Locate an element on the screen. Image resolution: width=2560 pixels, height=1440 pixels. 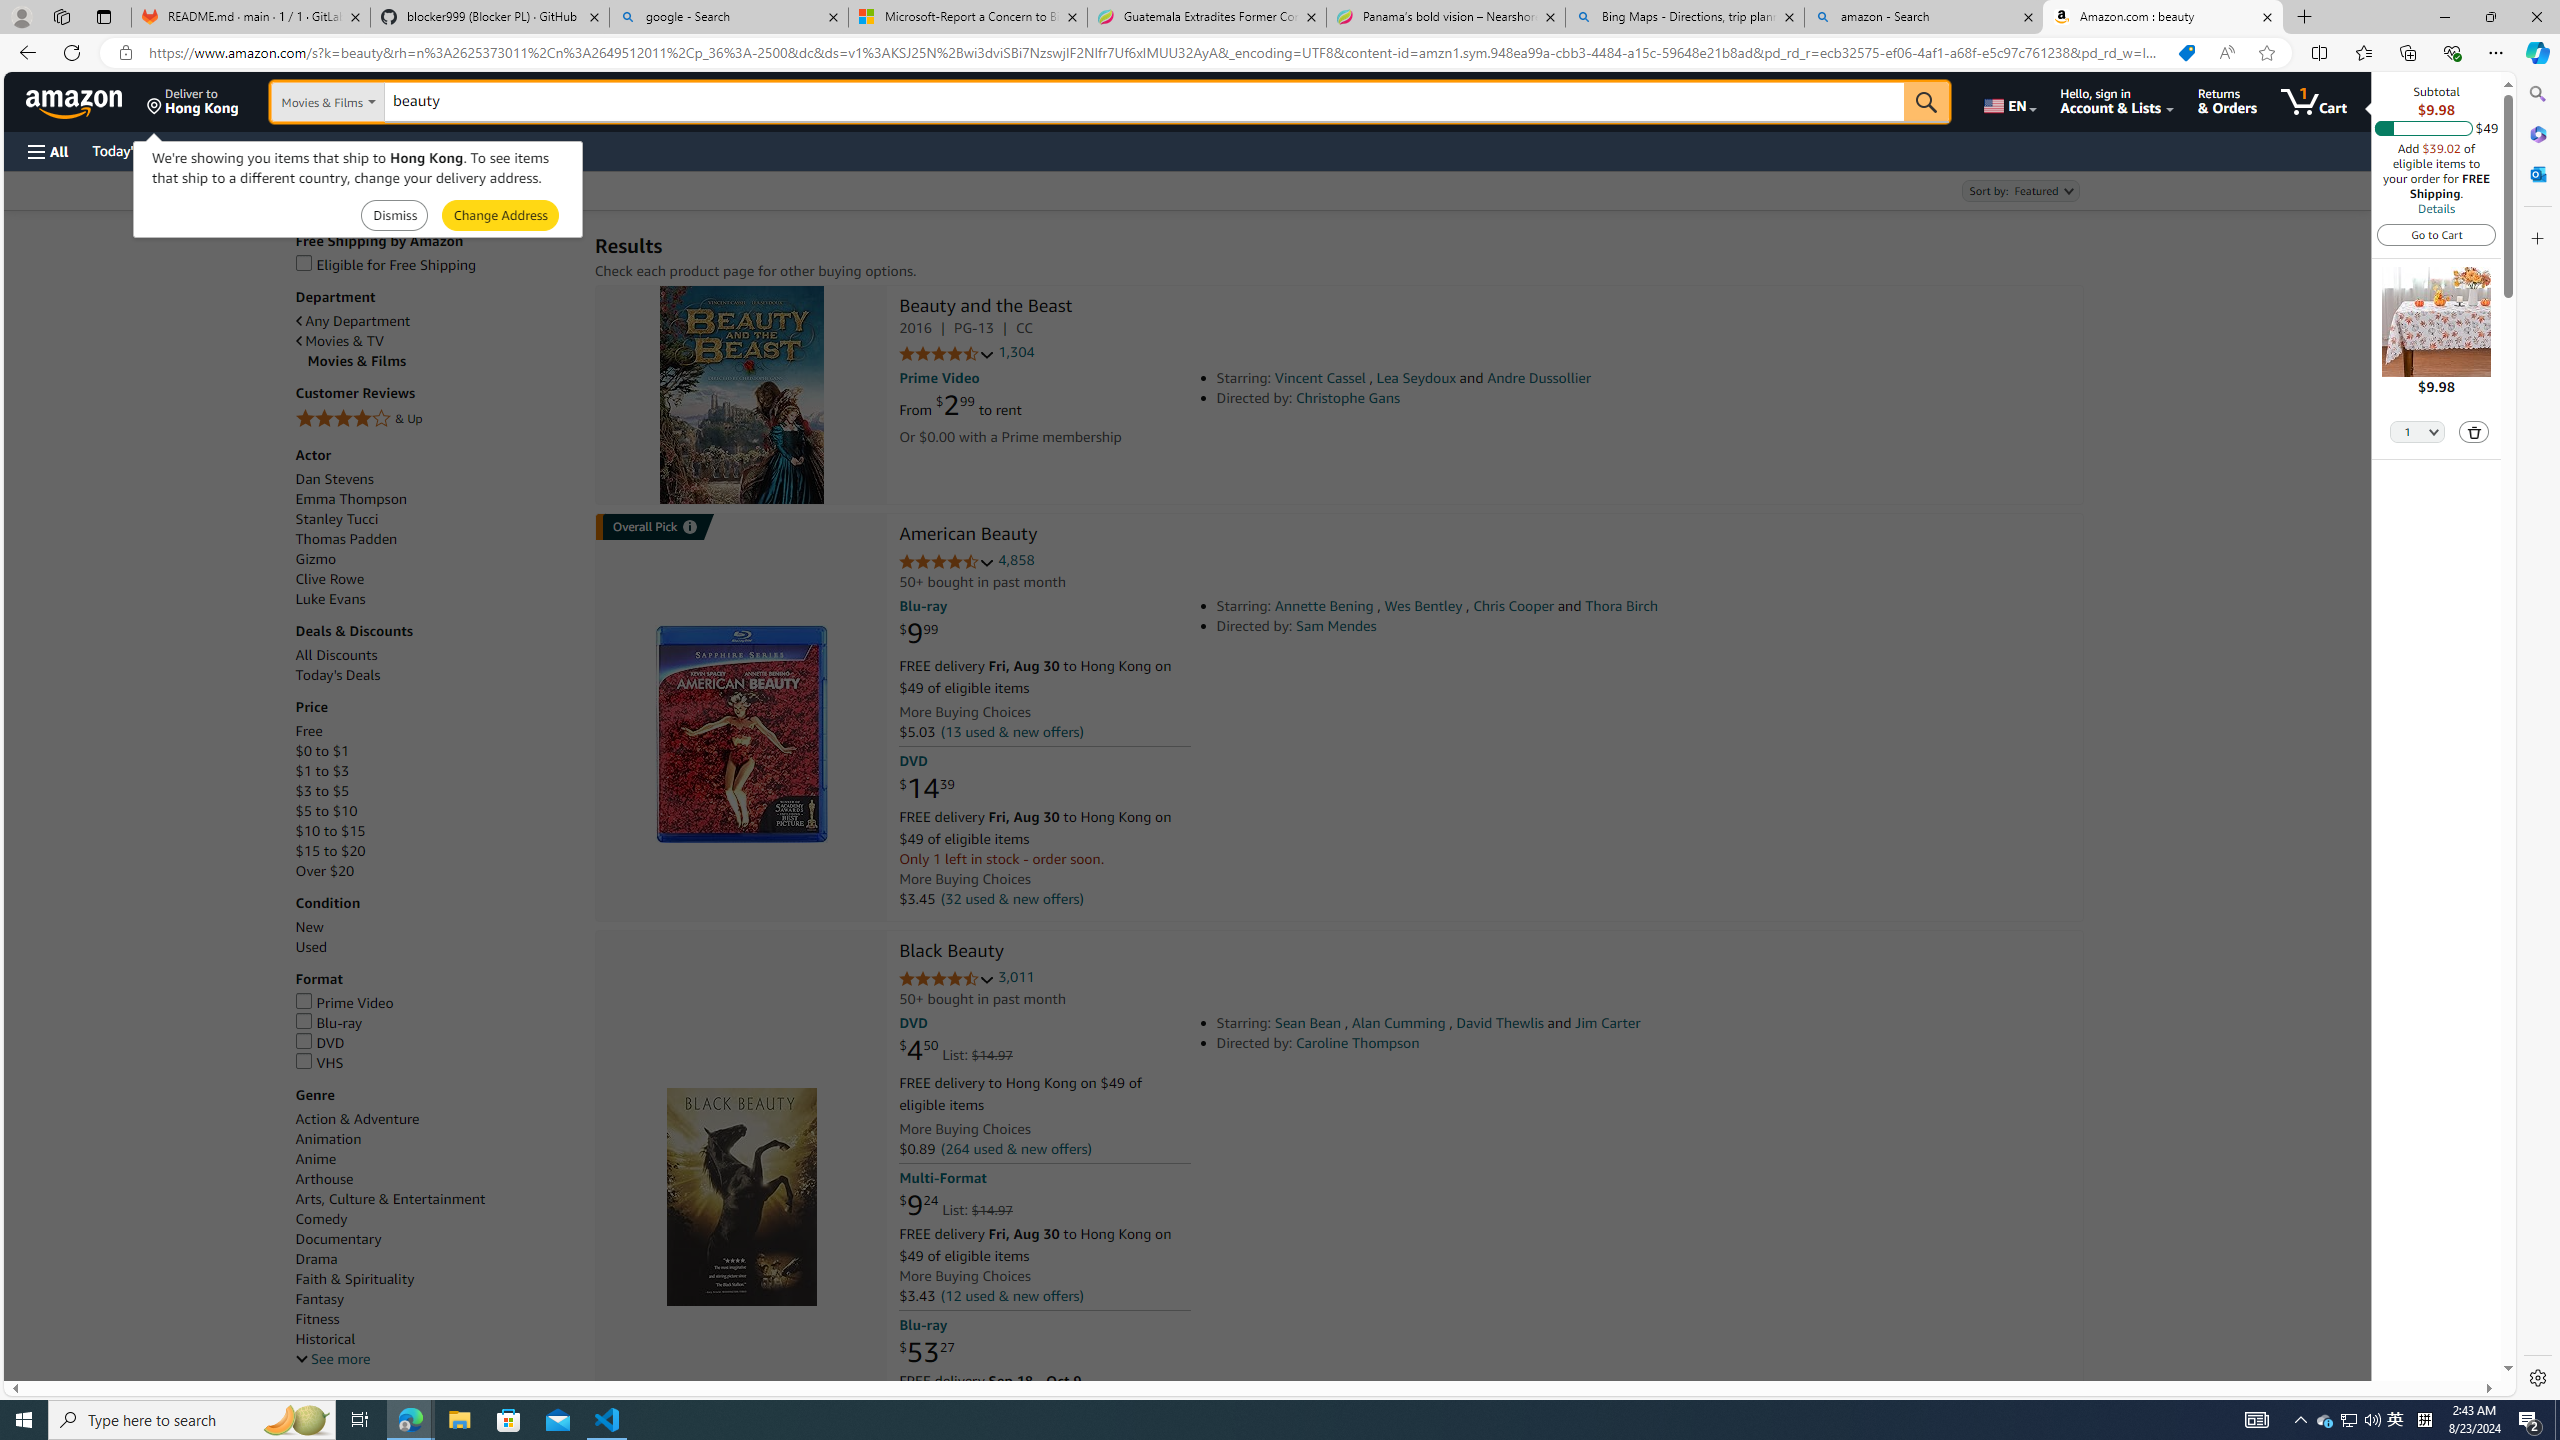
'(13 used & new offers)' is located at coordinates (1010, 731).